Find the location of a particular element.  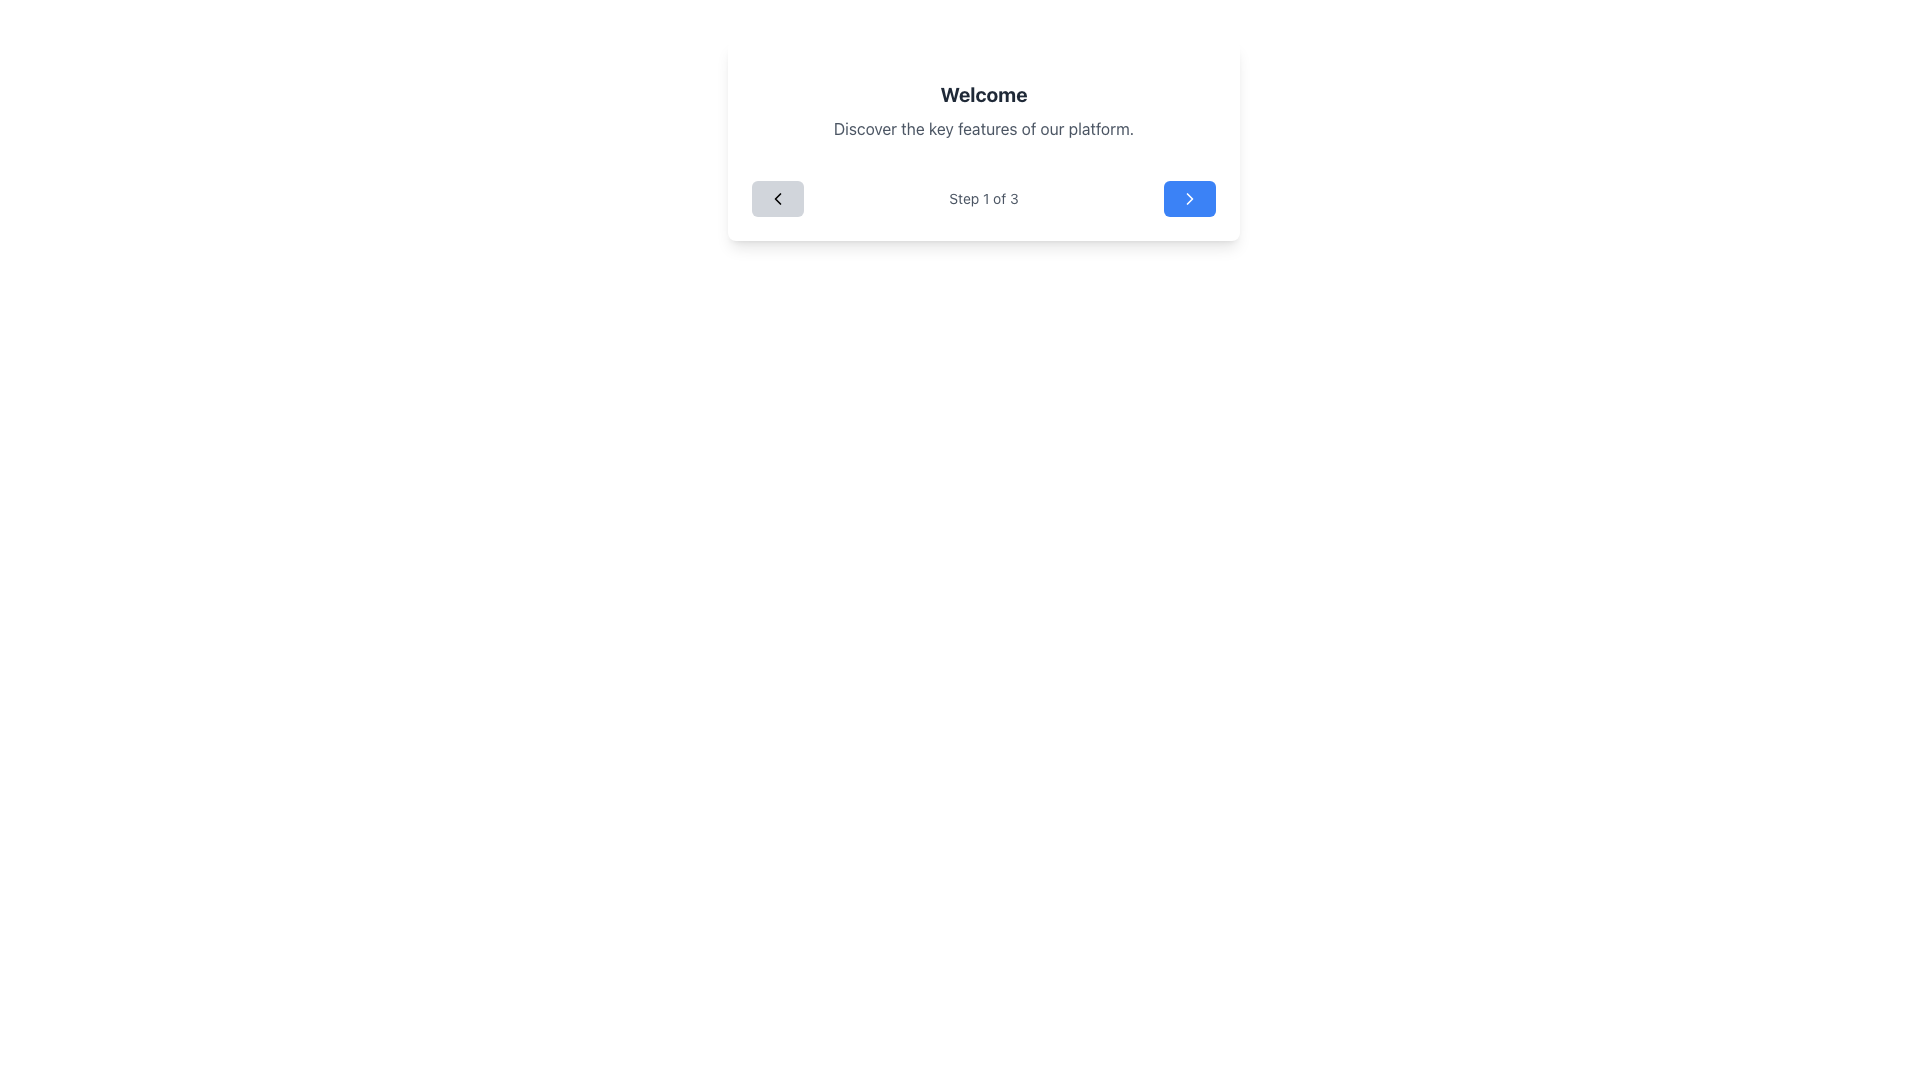

the static text label that displays the progress or current step in the process, which is centrally located below the welcome text and between two navigational buttons is located at coordinates (983, 199).